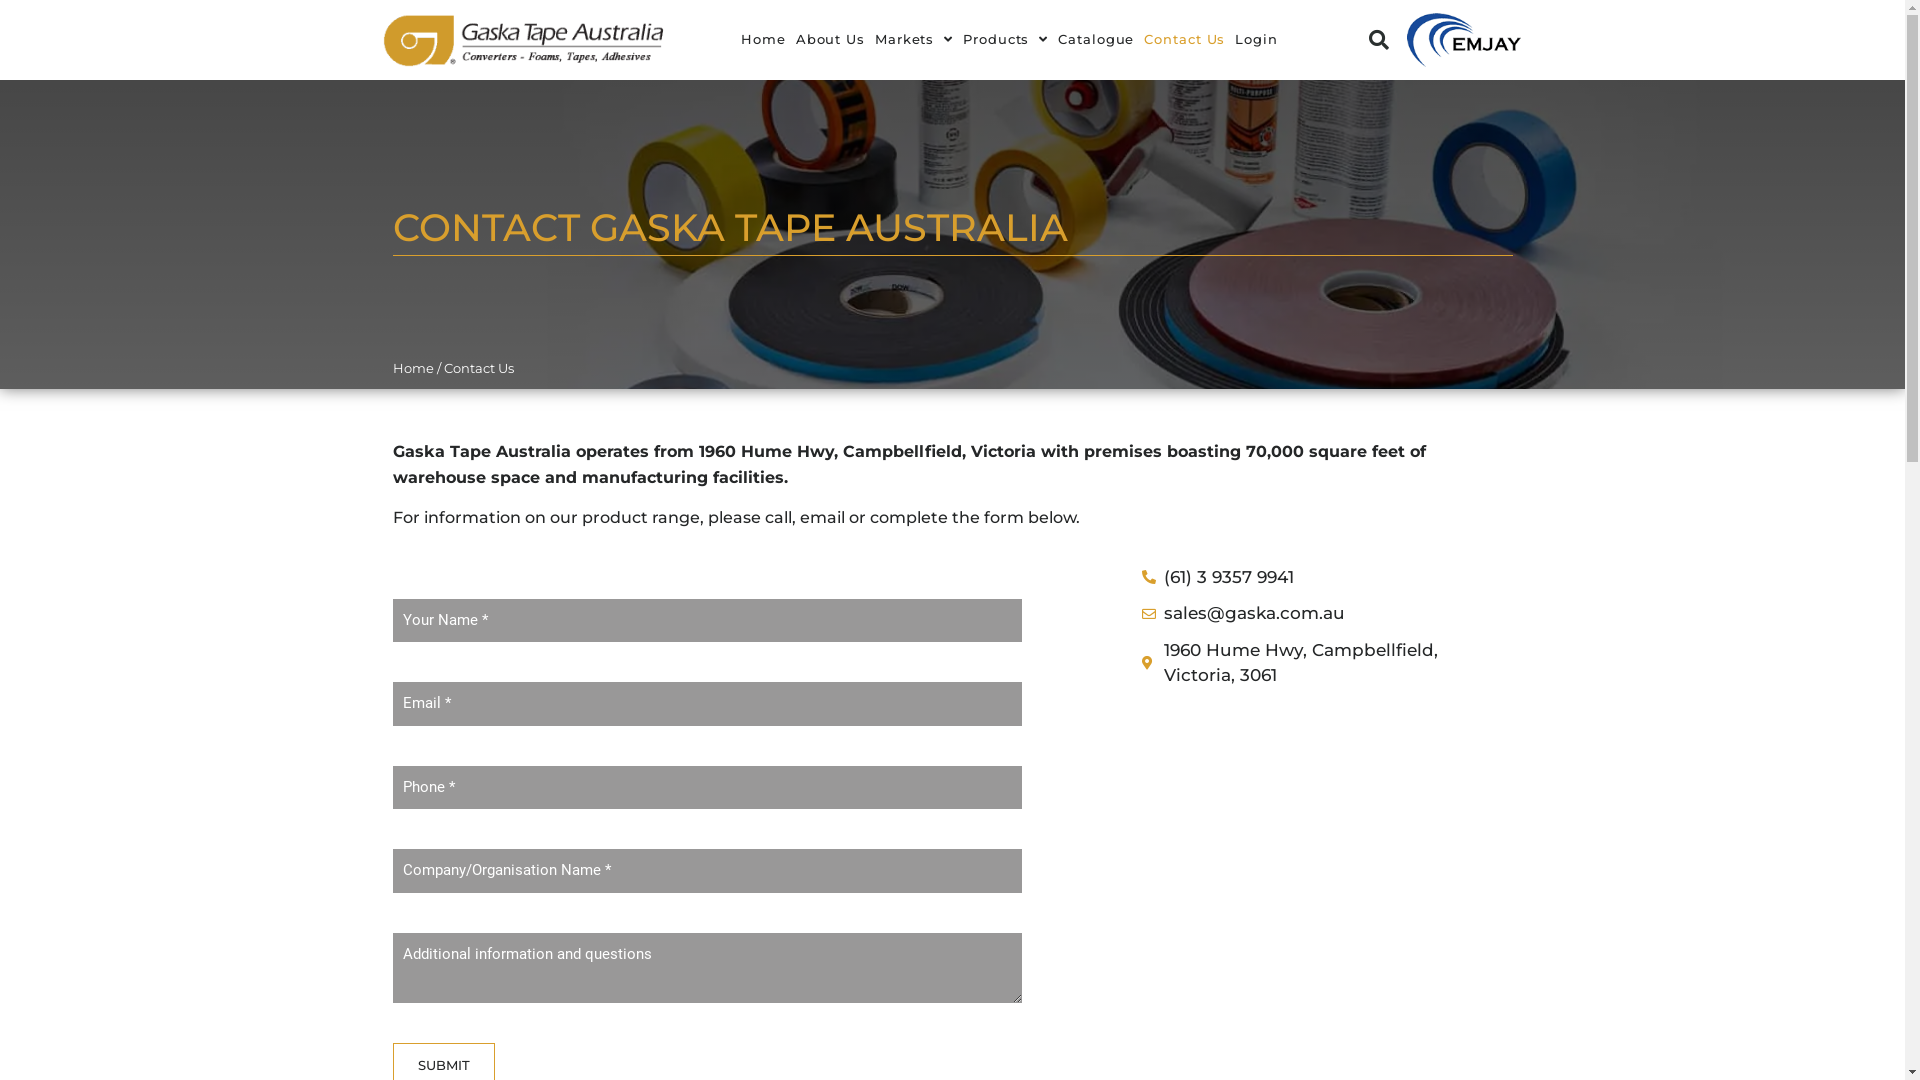 Image resolution: width=1920 pixels, height=1080 pixels. I want to click on 'Login', so click(1255, 39).